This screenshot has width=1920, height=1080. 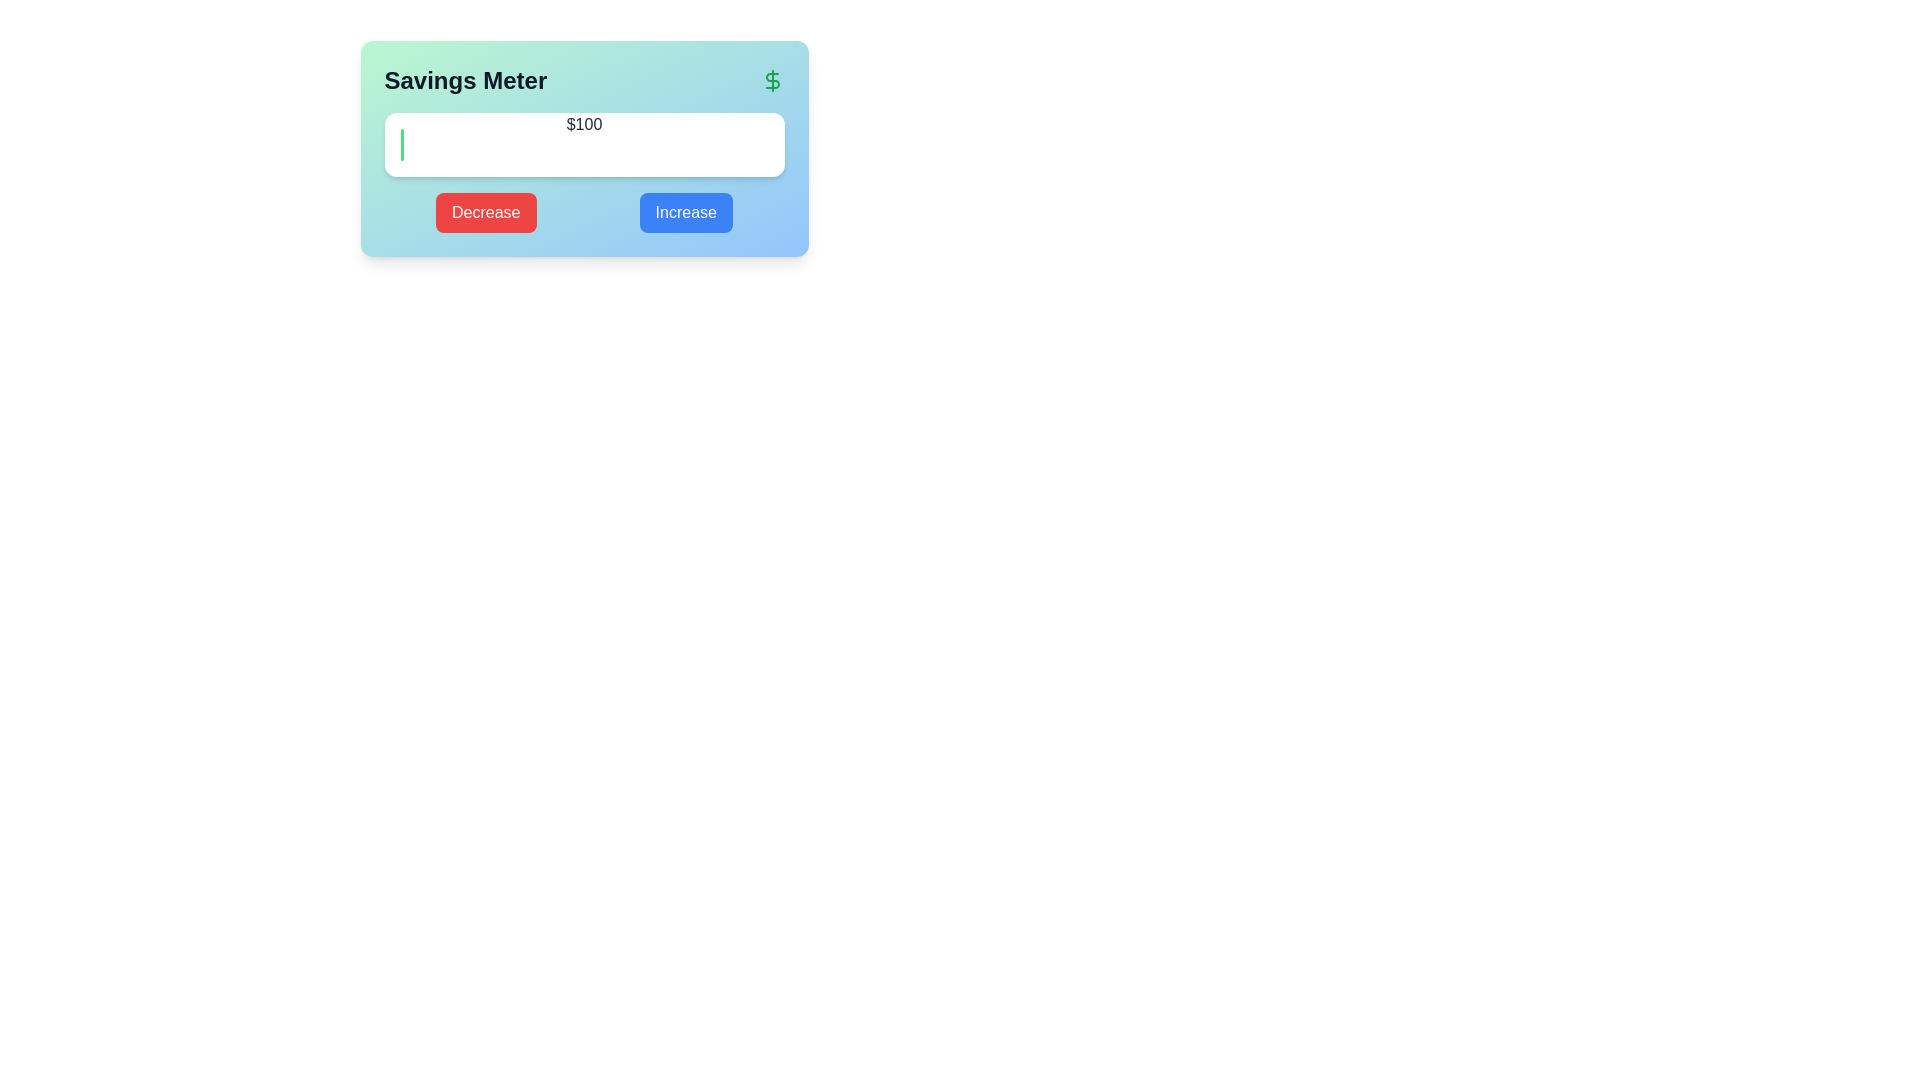 I want to click on the 'Decrease' button with a red background located to the left of the 'Increase' button on the 'Savings Meter' interface, so click(x=485, y=212).